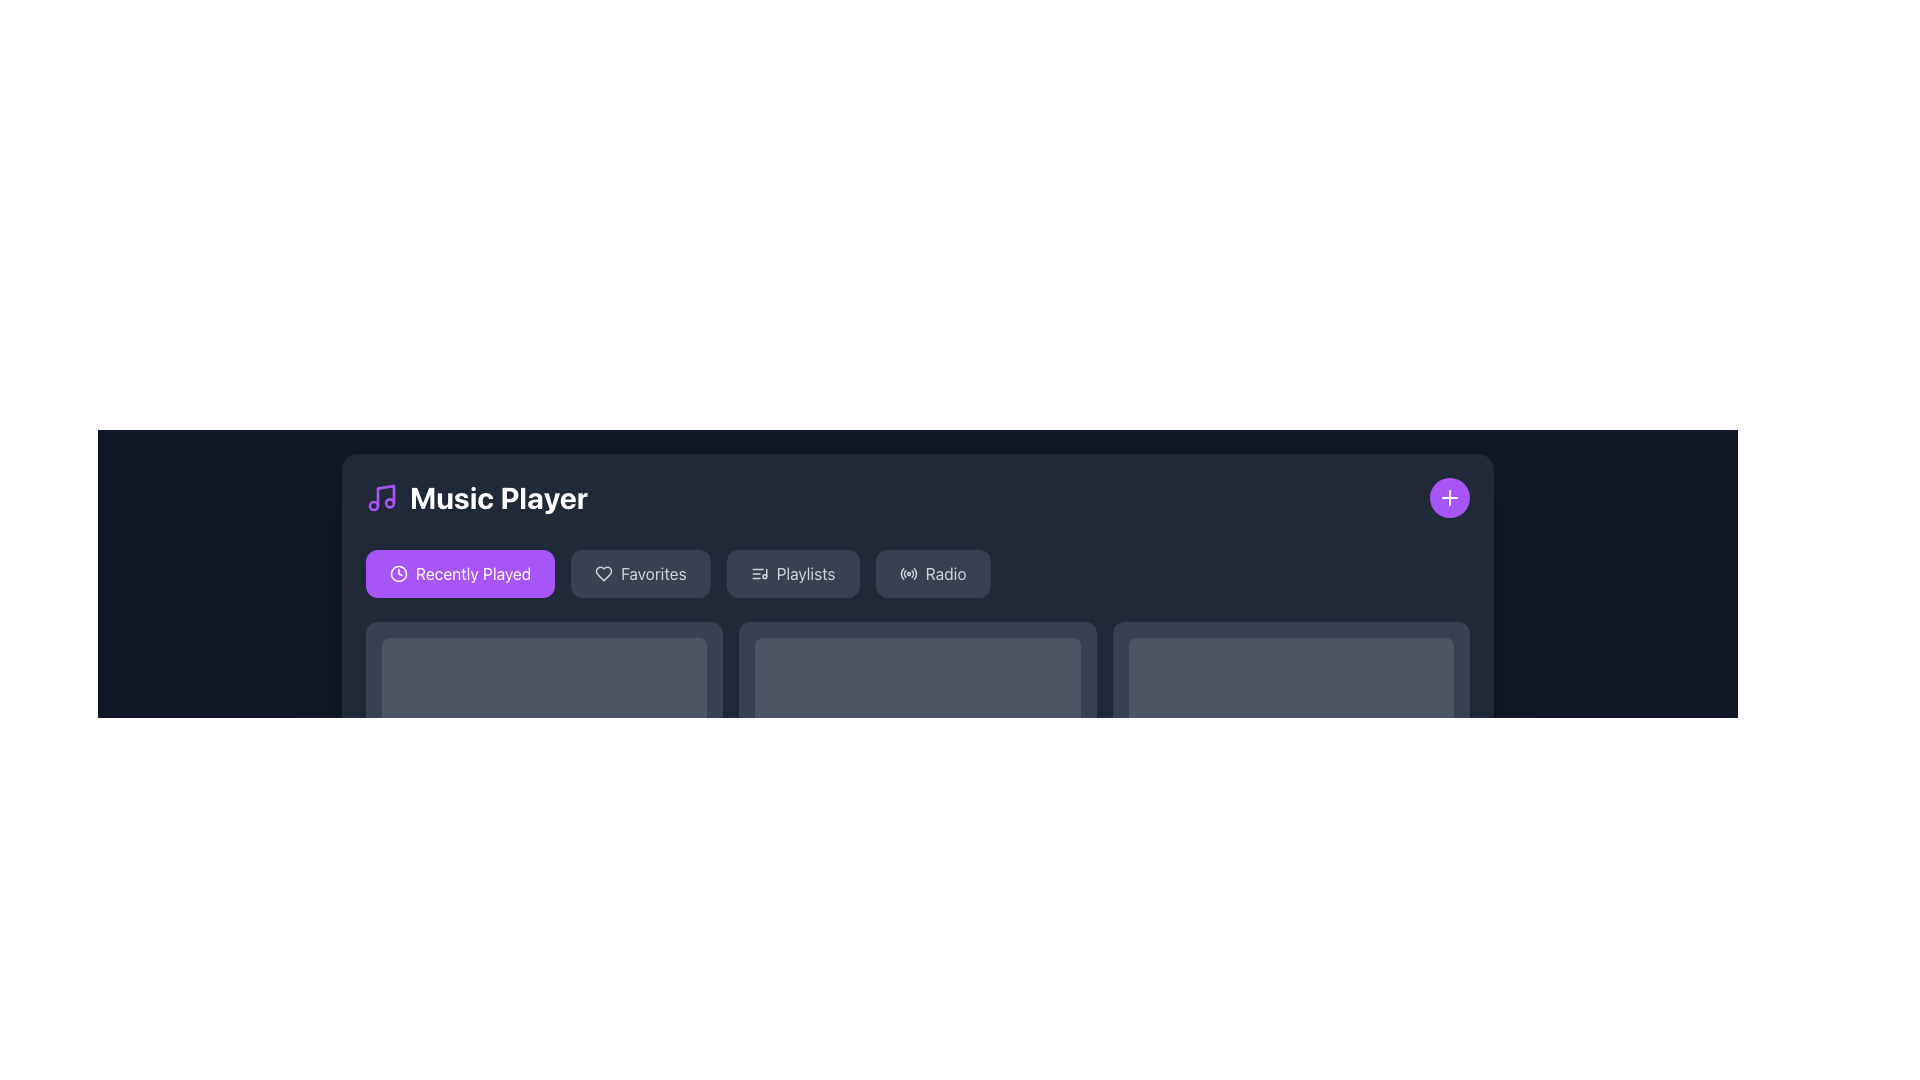 The width and height of the screenshot is (1920, 1080). I want to click on the circular button with a purple background and white plus sign located at the top-right corner of the 'Music Player' header section, so click(1449, 496).